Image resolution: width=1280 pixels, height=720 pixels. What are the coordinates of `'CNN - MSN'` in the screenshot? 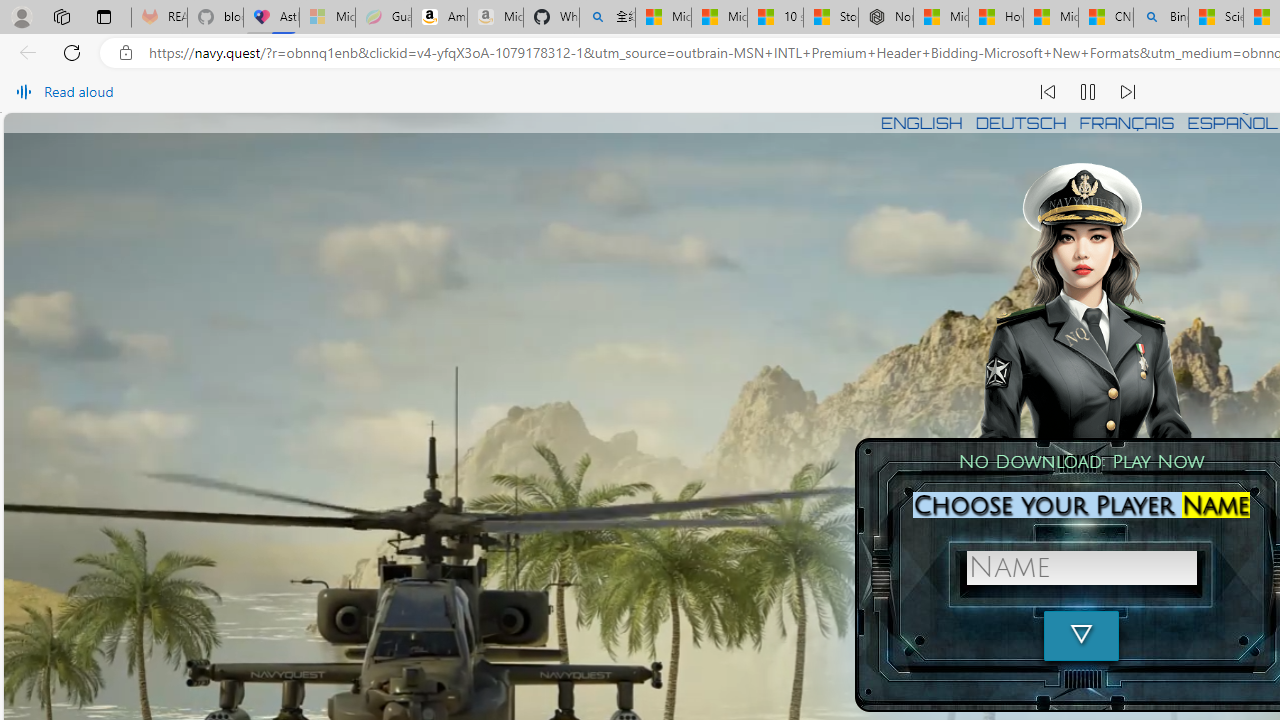 It's located at (1104, 17).